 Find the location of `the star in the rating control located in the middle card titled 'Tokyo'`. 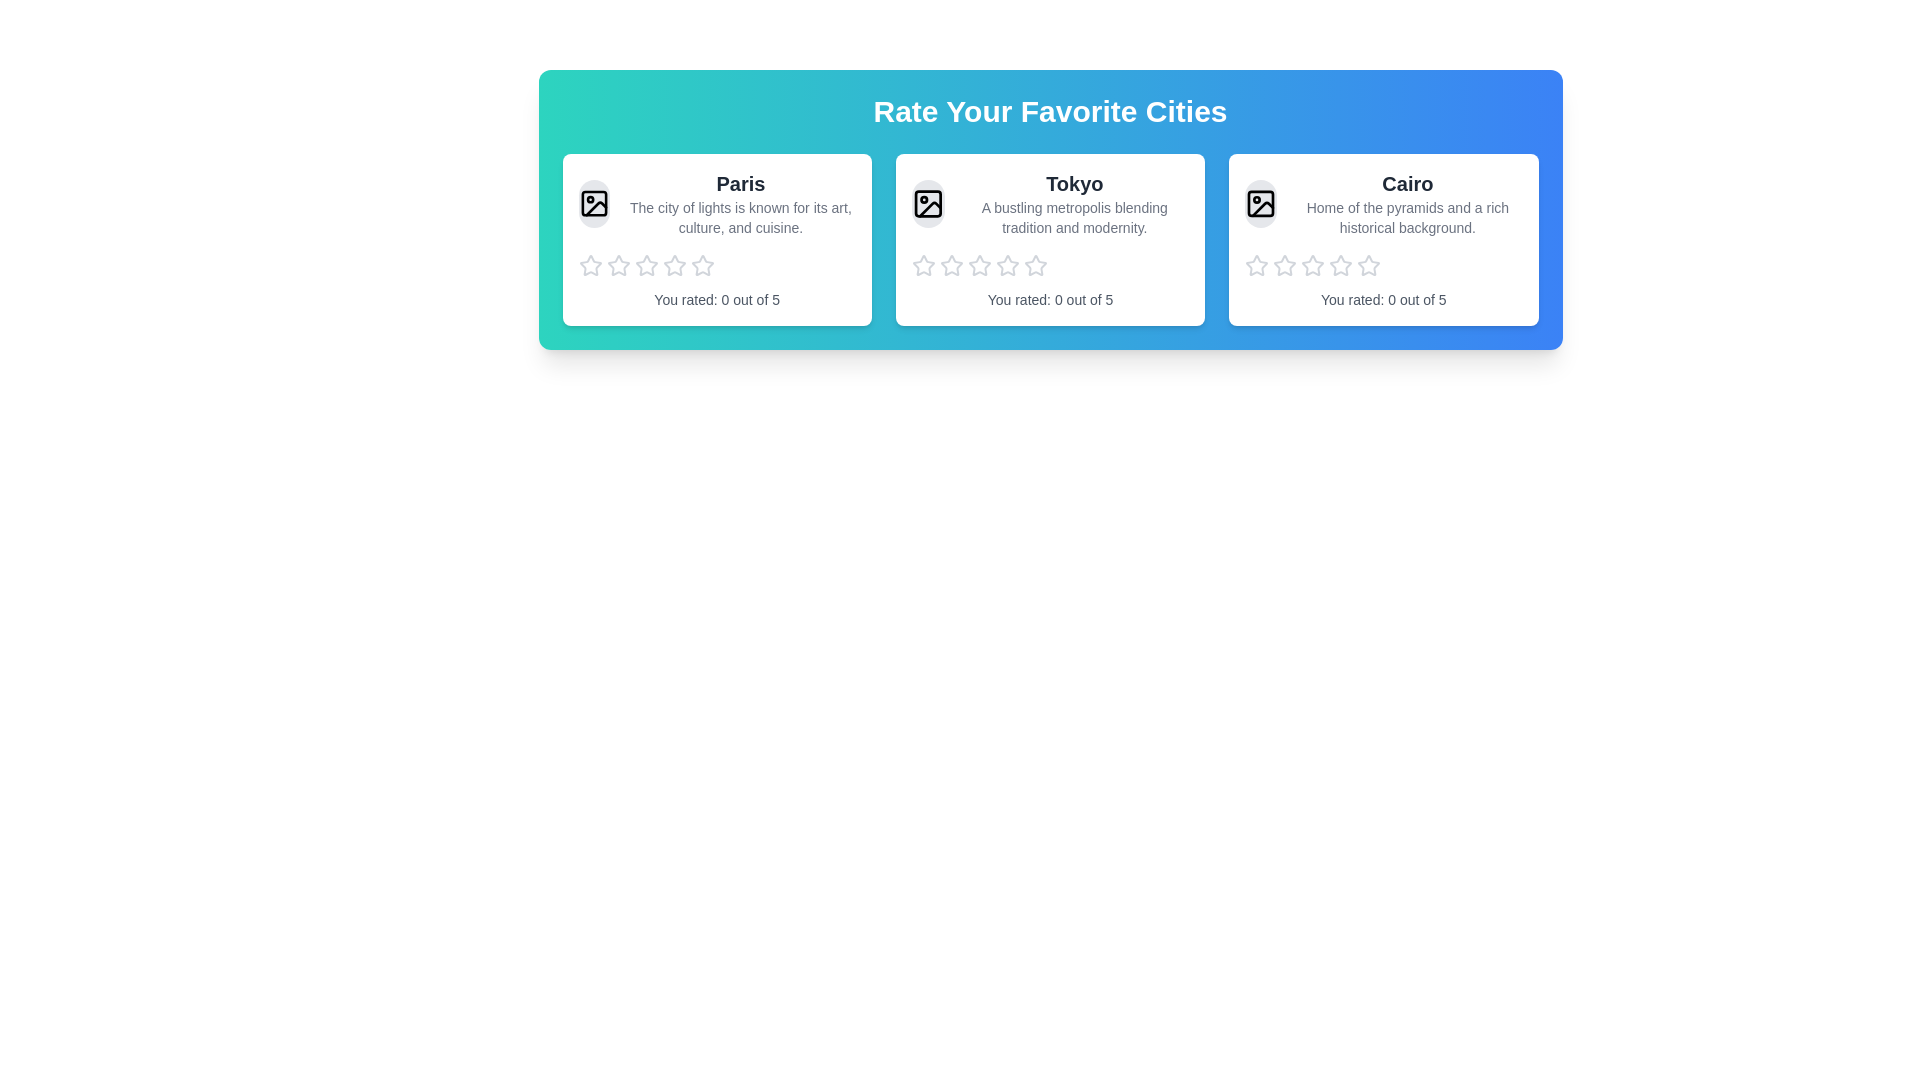

the star in the rating control located in the middle card titled 'Tokyo' is located at coordinates (1049, 265).